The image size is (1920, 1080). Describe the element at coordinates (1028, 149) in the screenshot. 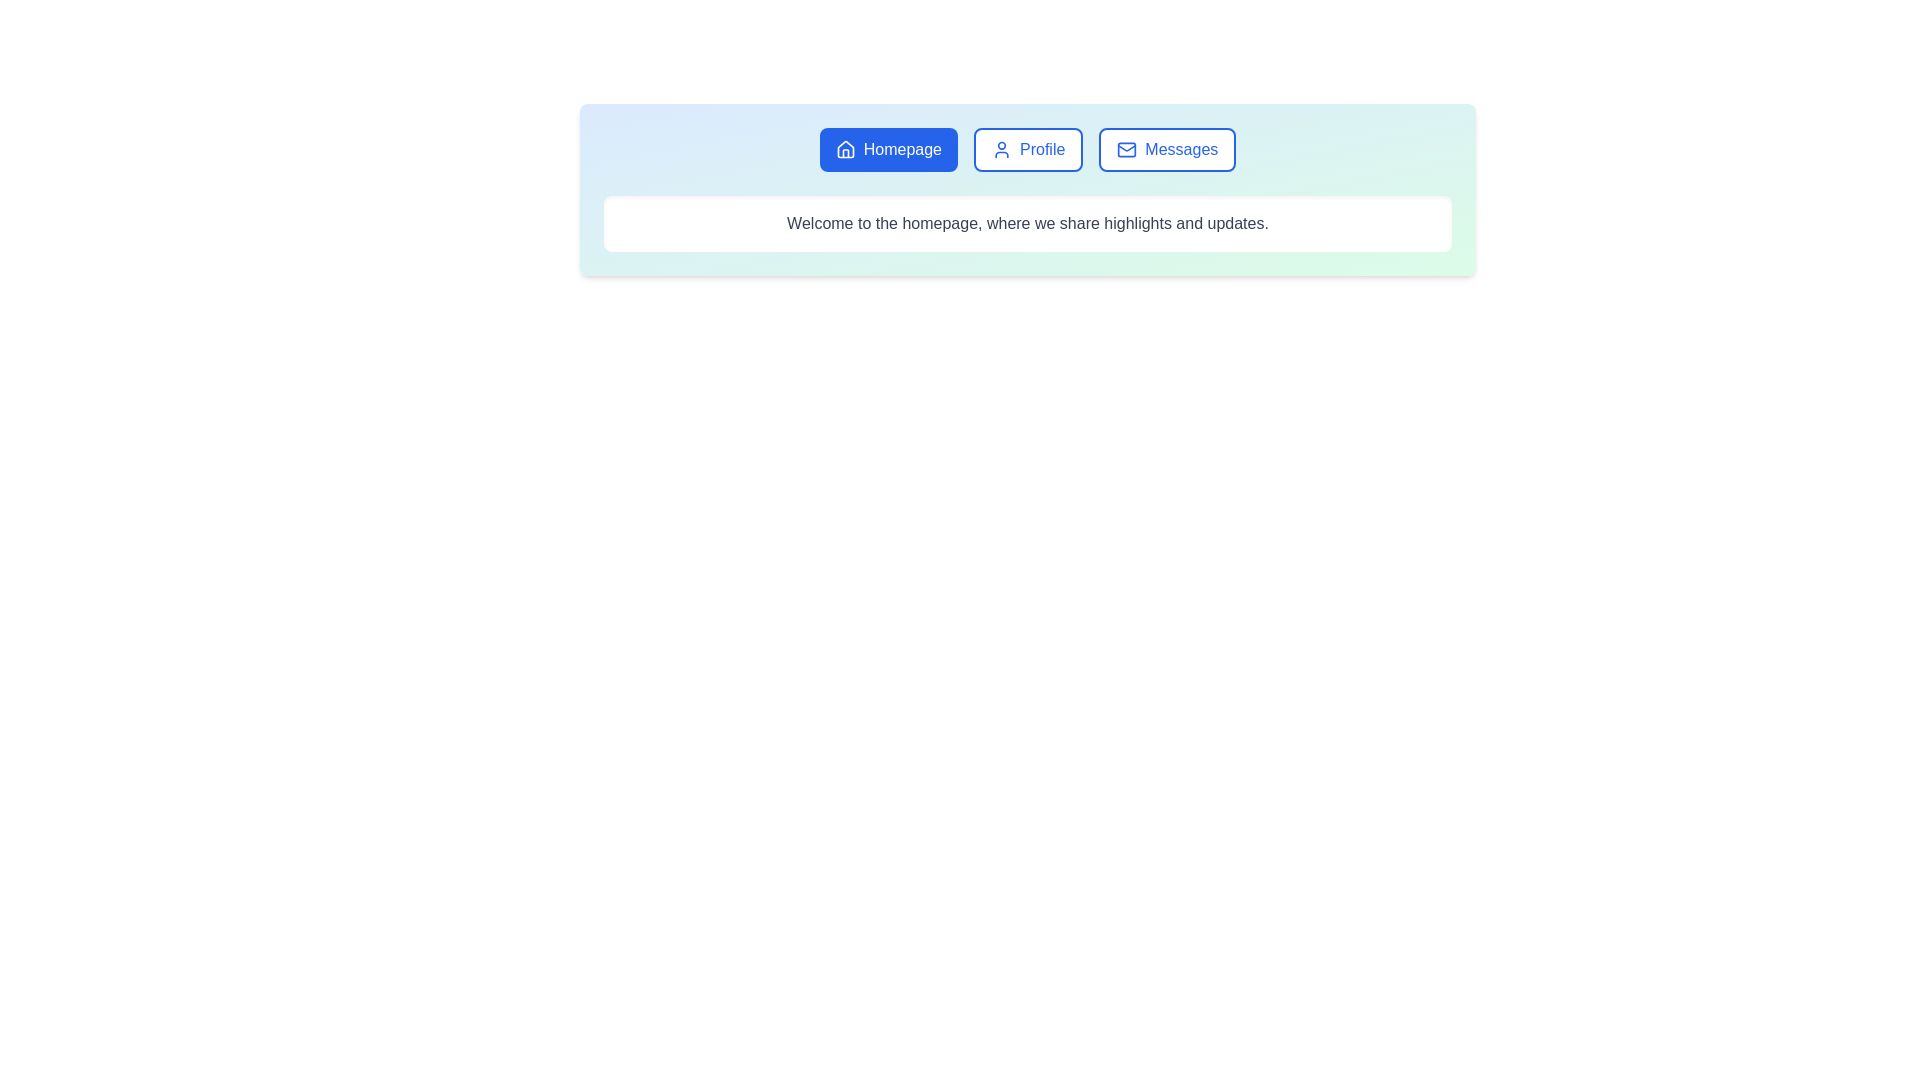

I see `the tab labeled 'Profile' to switch to it` at that location.